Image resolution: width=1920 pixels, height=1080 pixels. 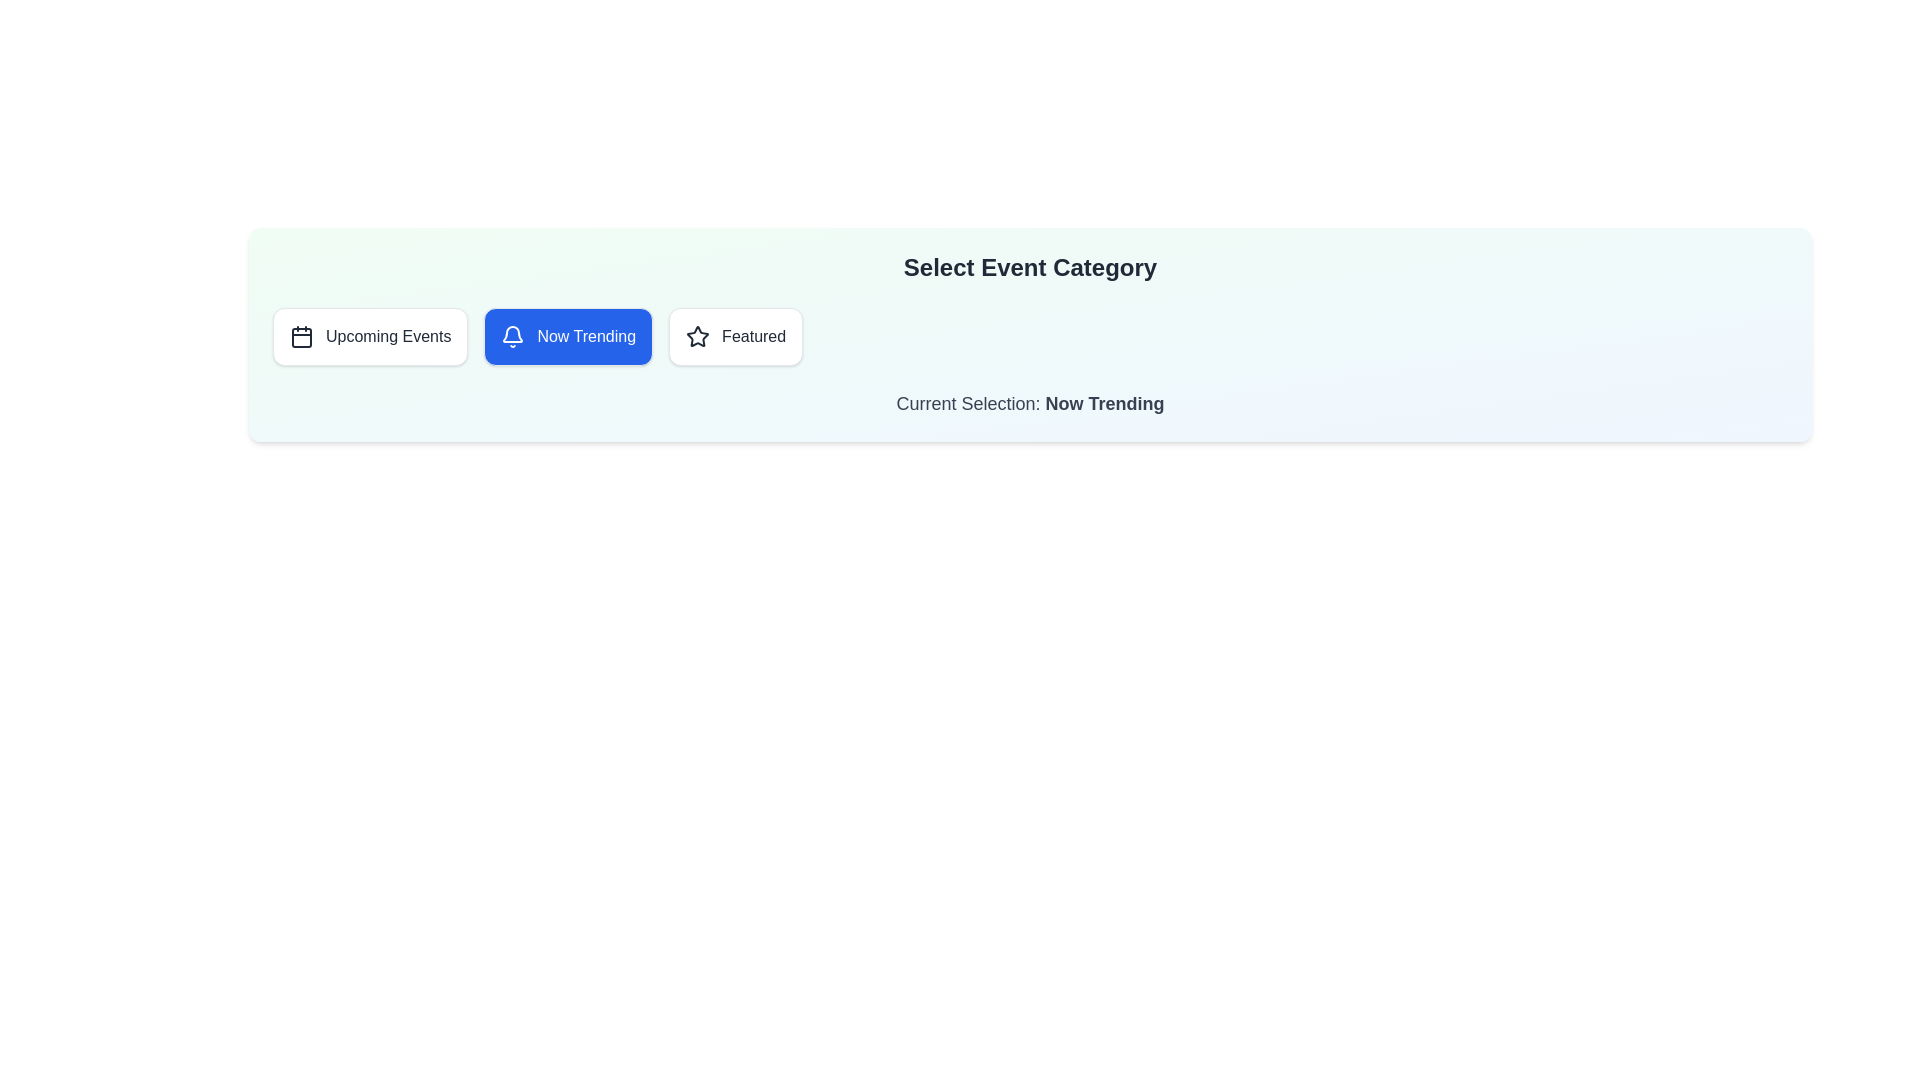 What do you see at coordinates (301, 335) in the screenshot?
I see `the calendar icon located in the 'Upcoming Events' button, which is the leftmost button in a horizontal row of three buttons` at bounding box center [301, 335].